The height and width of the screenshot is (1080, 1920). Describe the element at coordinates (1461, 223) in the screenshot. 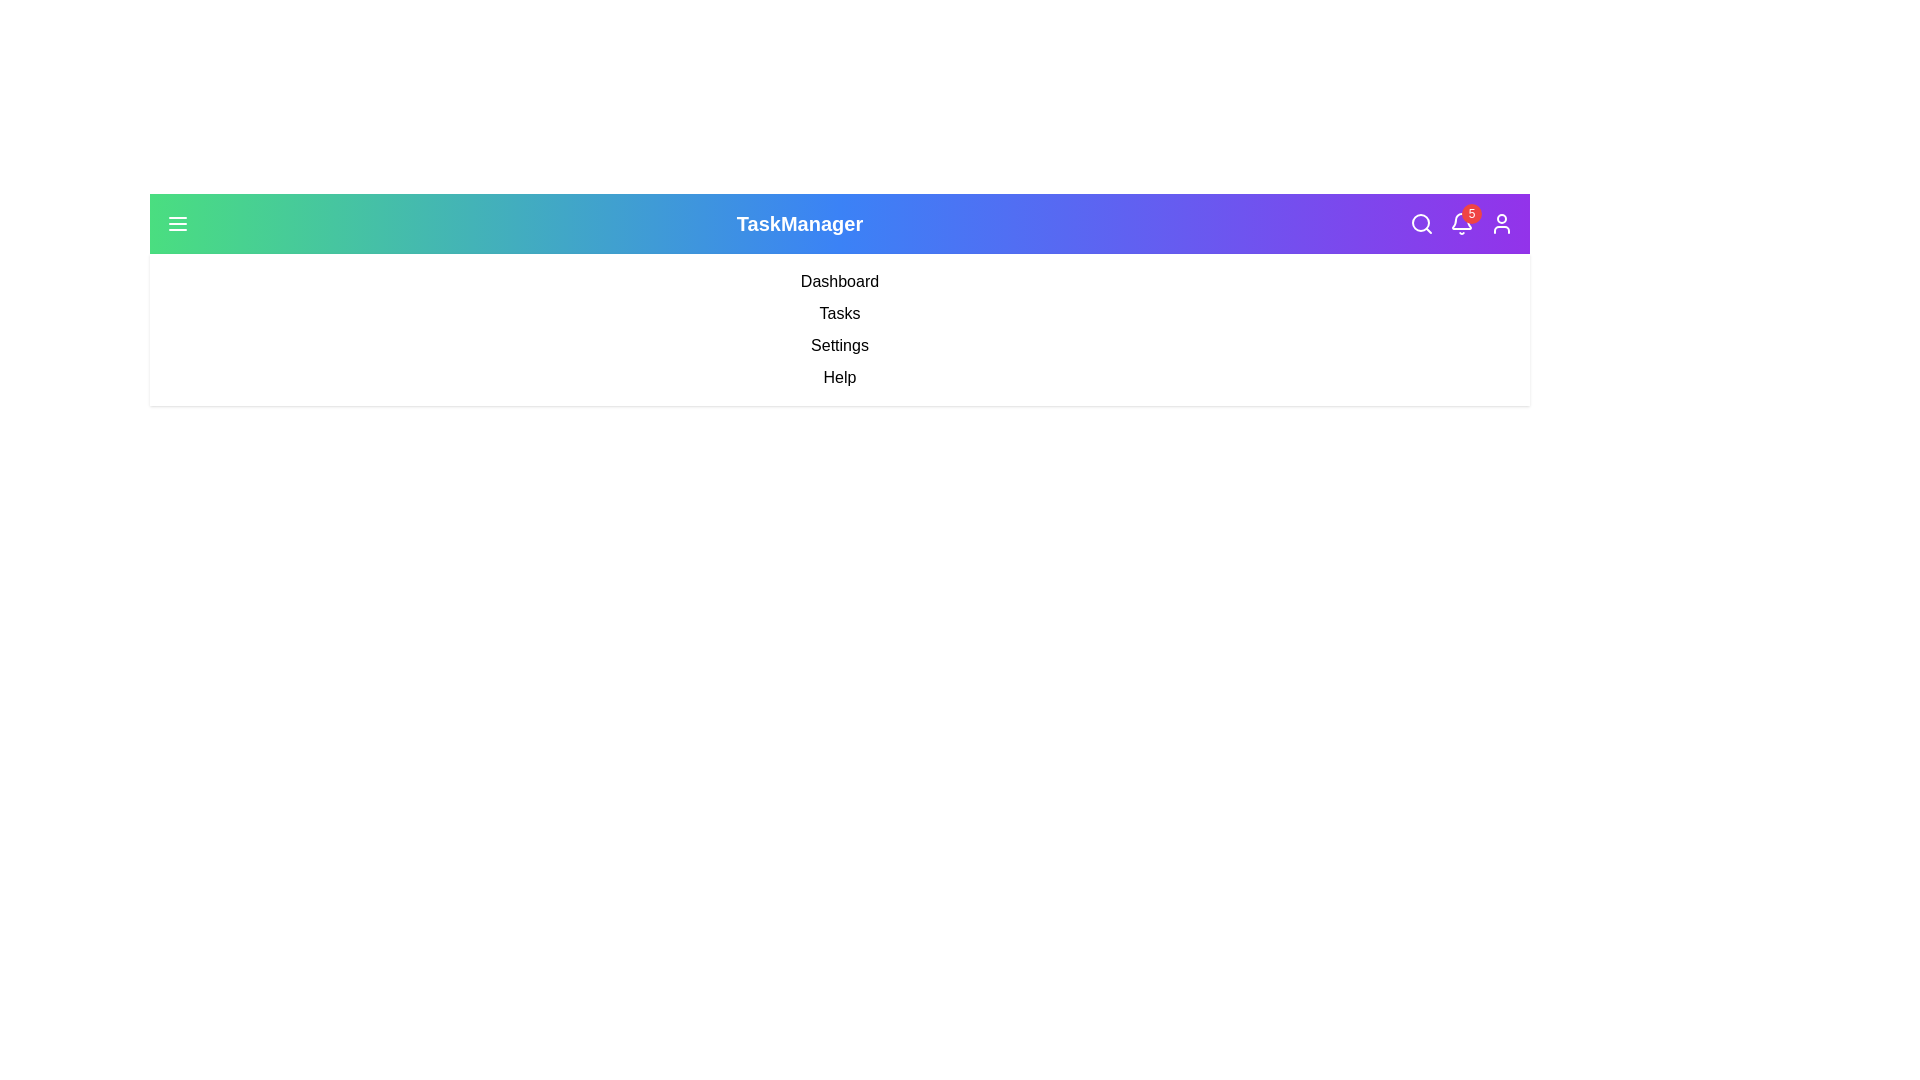

I see `the bell icon button located at the end of the navigation bar to potentially see a tooltip` at that location.